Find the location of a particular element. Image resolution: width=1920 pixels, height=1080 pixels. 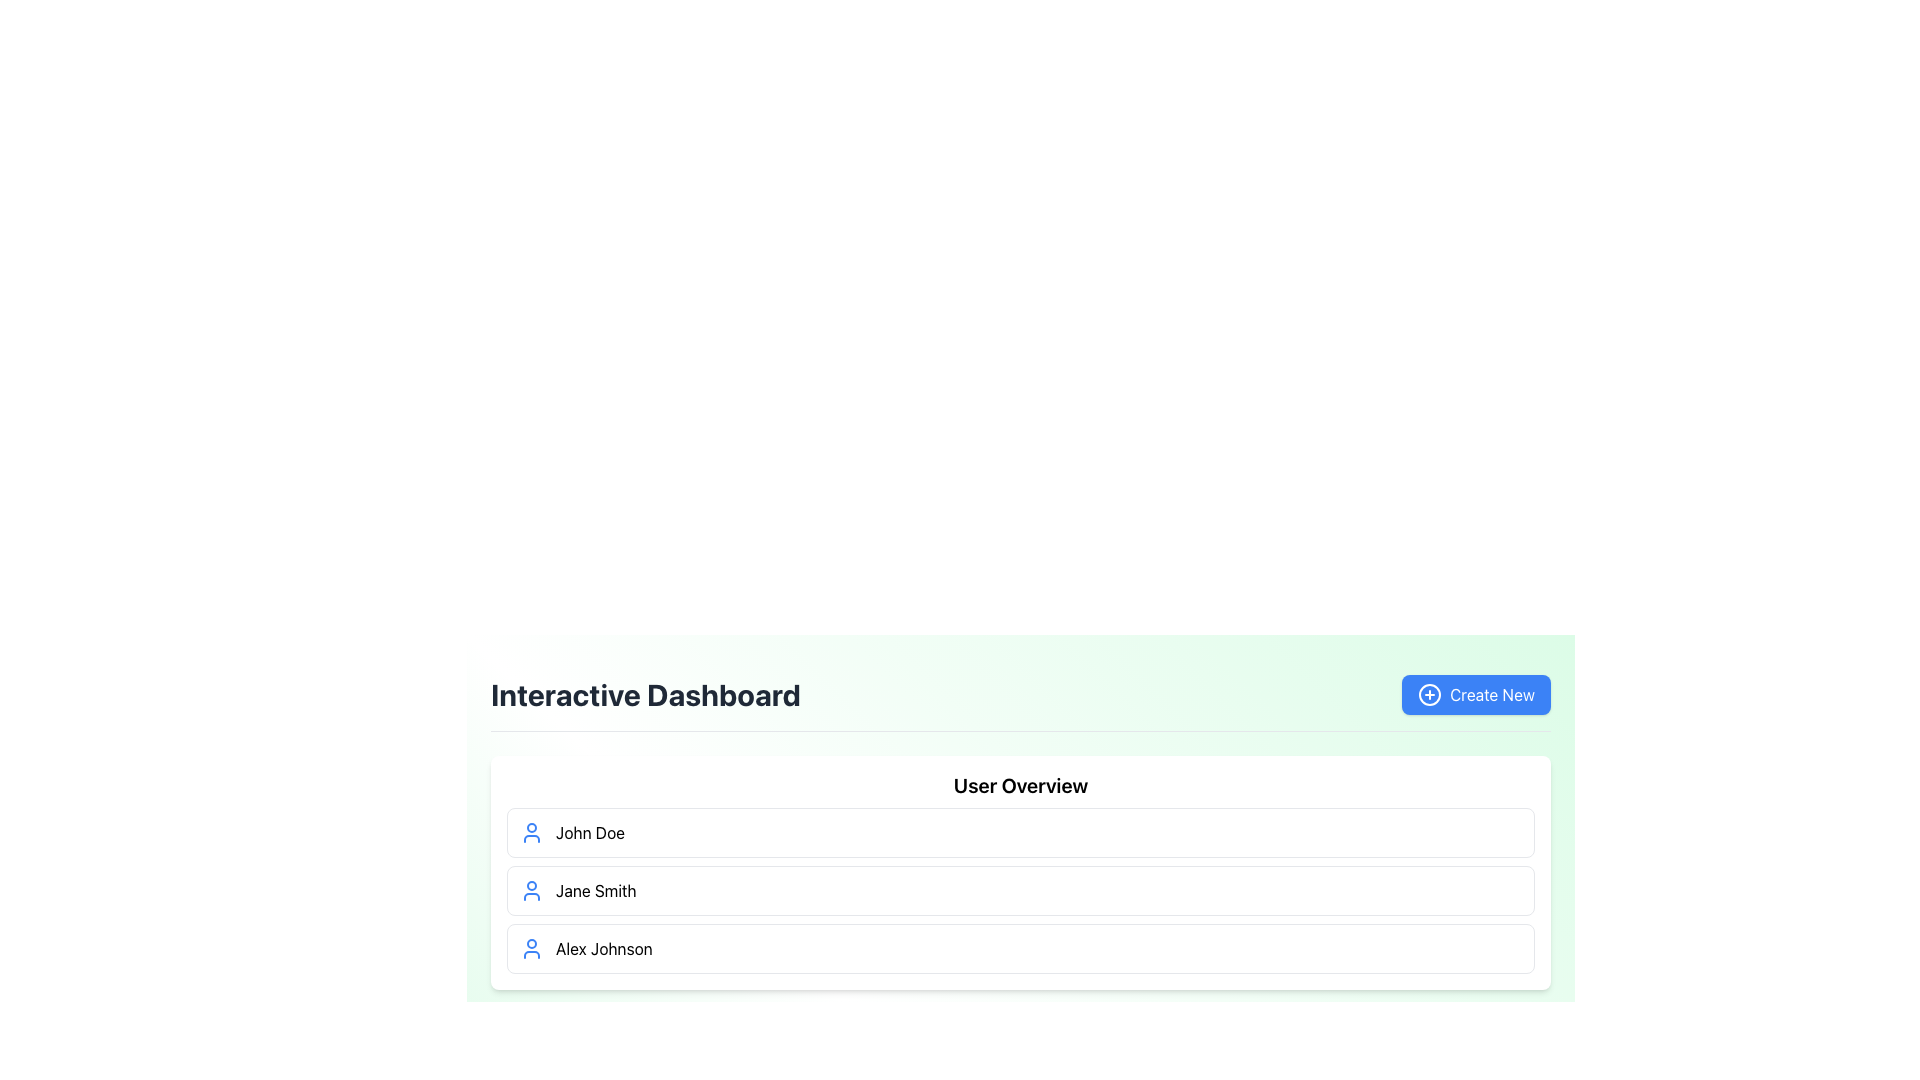

the creation icon located to the left of the 'Create New' button in the top-right corner of the interactive dashboard is located at coordinates (1429, 693).